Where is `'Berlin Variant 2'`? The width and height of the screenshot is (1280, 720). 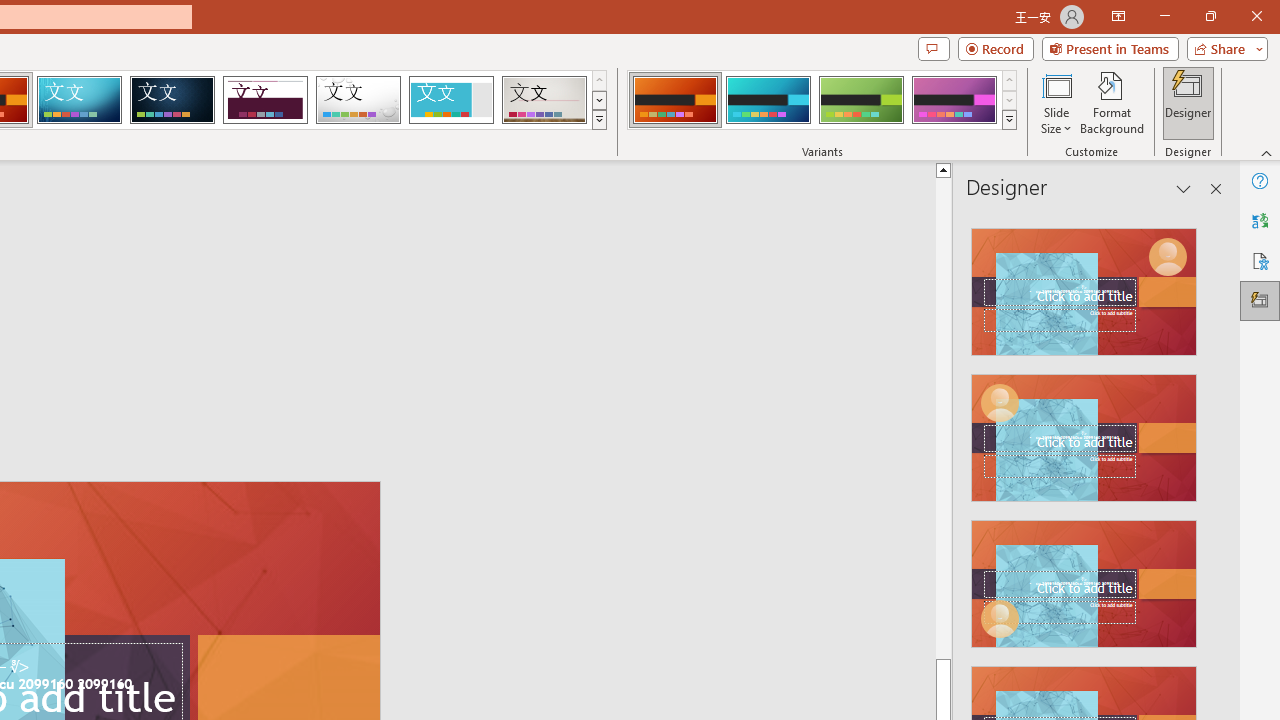
'Berlin Variant 2' is located at coordinates (767, 100).